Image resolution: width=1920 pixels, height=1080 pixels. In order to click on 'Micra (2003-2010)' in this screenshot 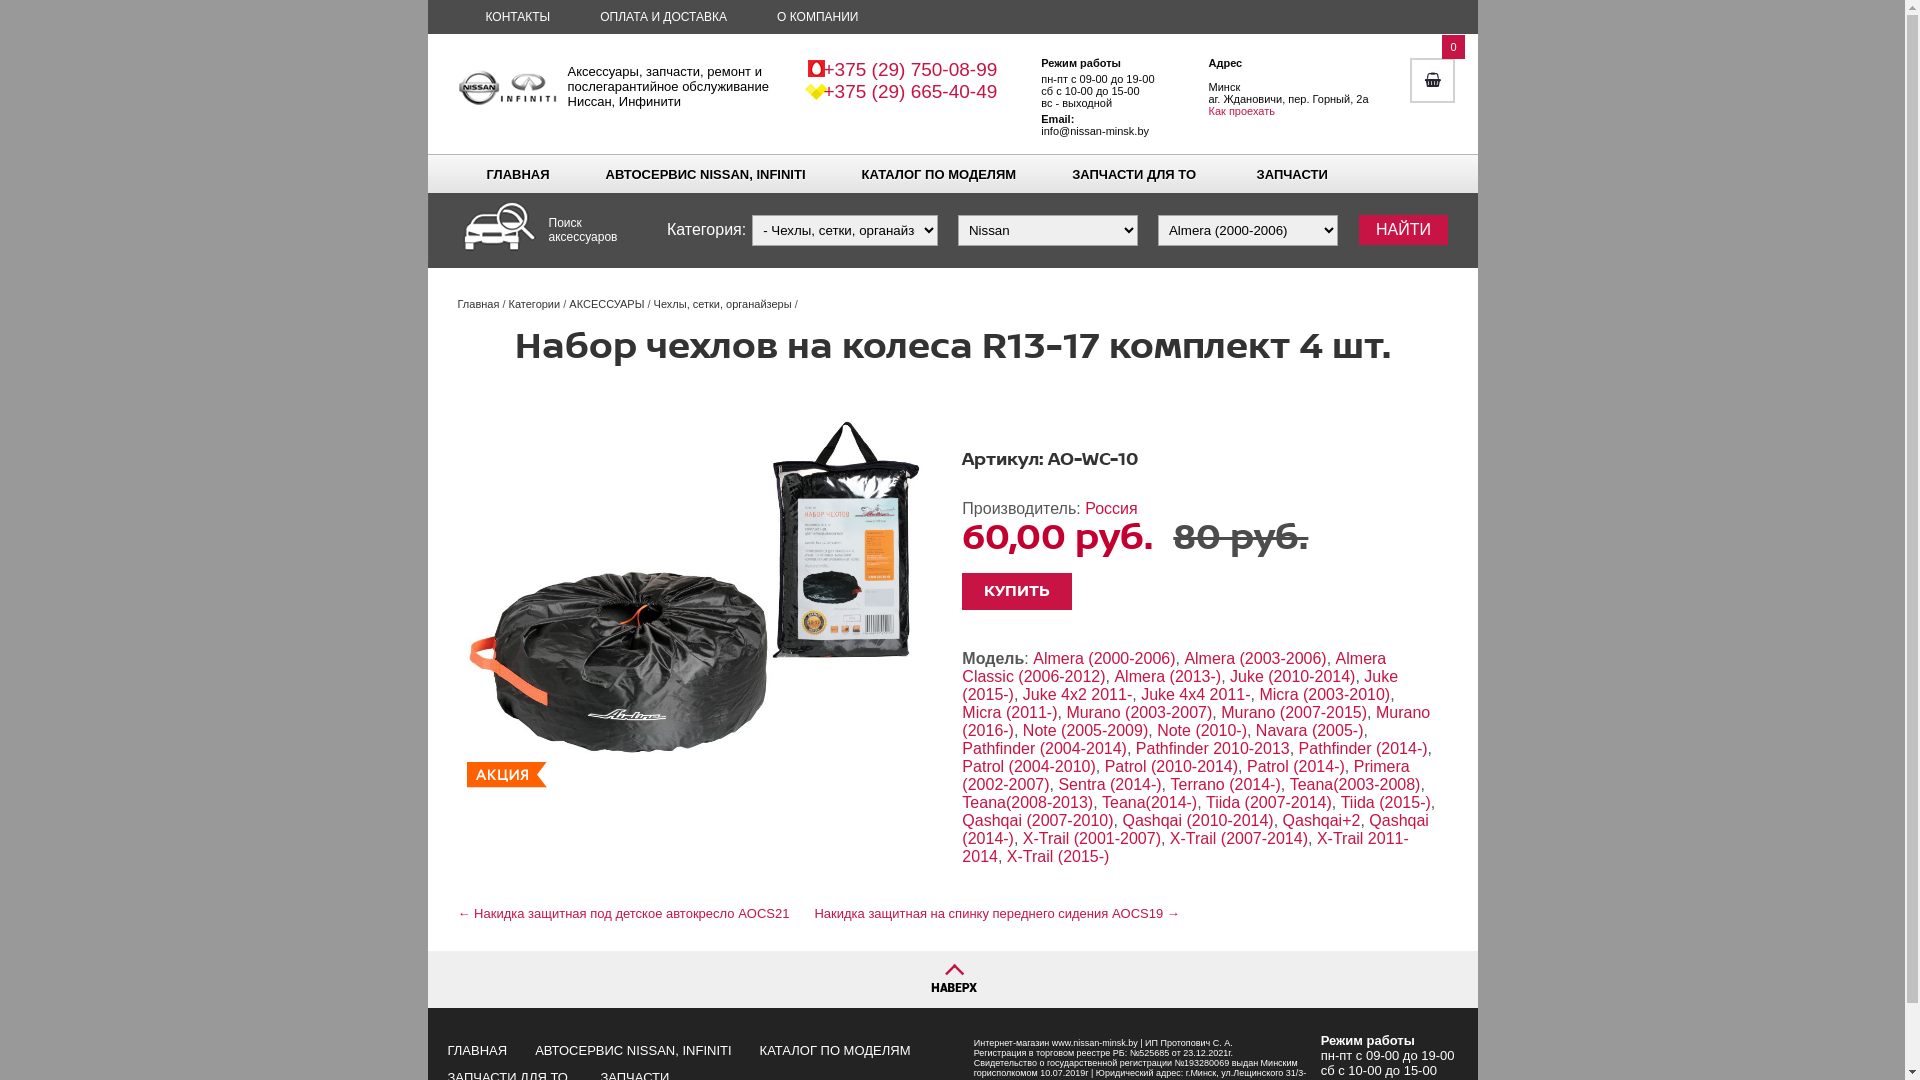, I will do `click(1324, 693)`.